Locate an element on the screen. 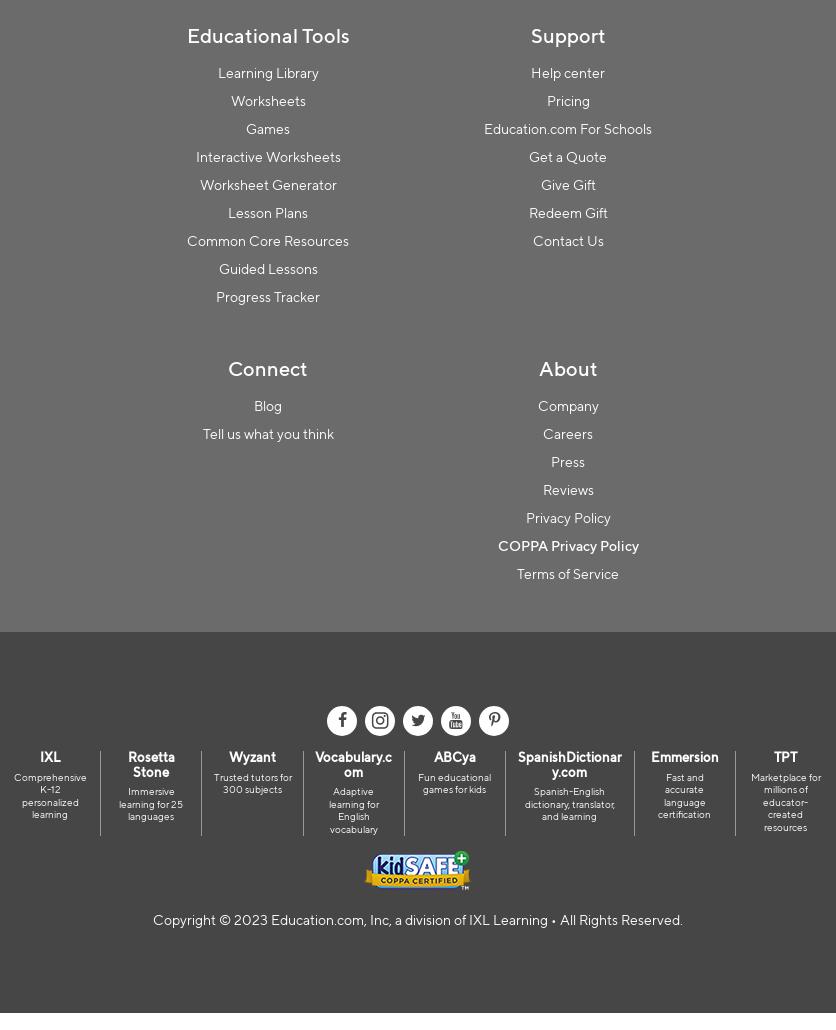  'Wyzant' is located at coordinates (228, 757).